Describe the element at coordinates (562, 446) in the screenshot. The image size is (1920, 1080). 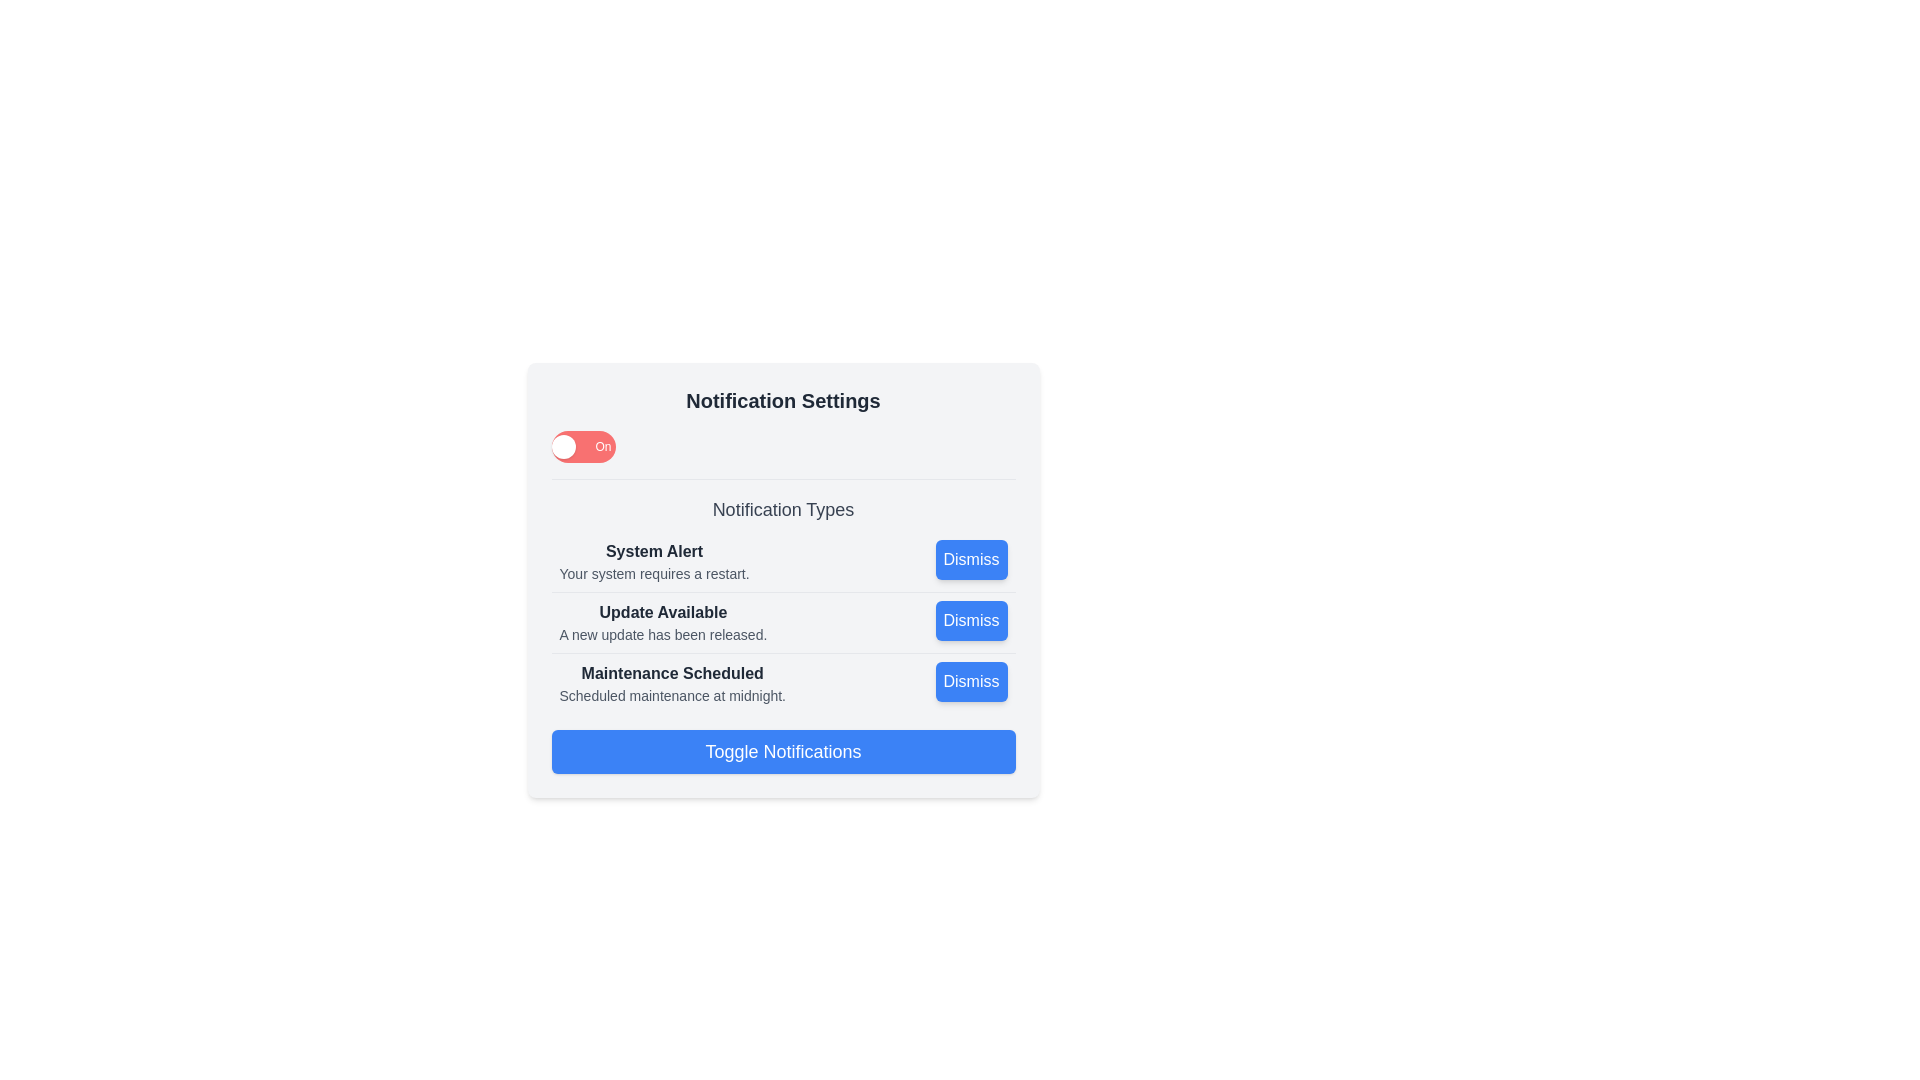
I see `the toggle switch located in the top-left section of the 'Notification Settings' card by clicking on it, which is indicated by the 'Off' label on the left side` at that location.